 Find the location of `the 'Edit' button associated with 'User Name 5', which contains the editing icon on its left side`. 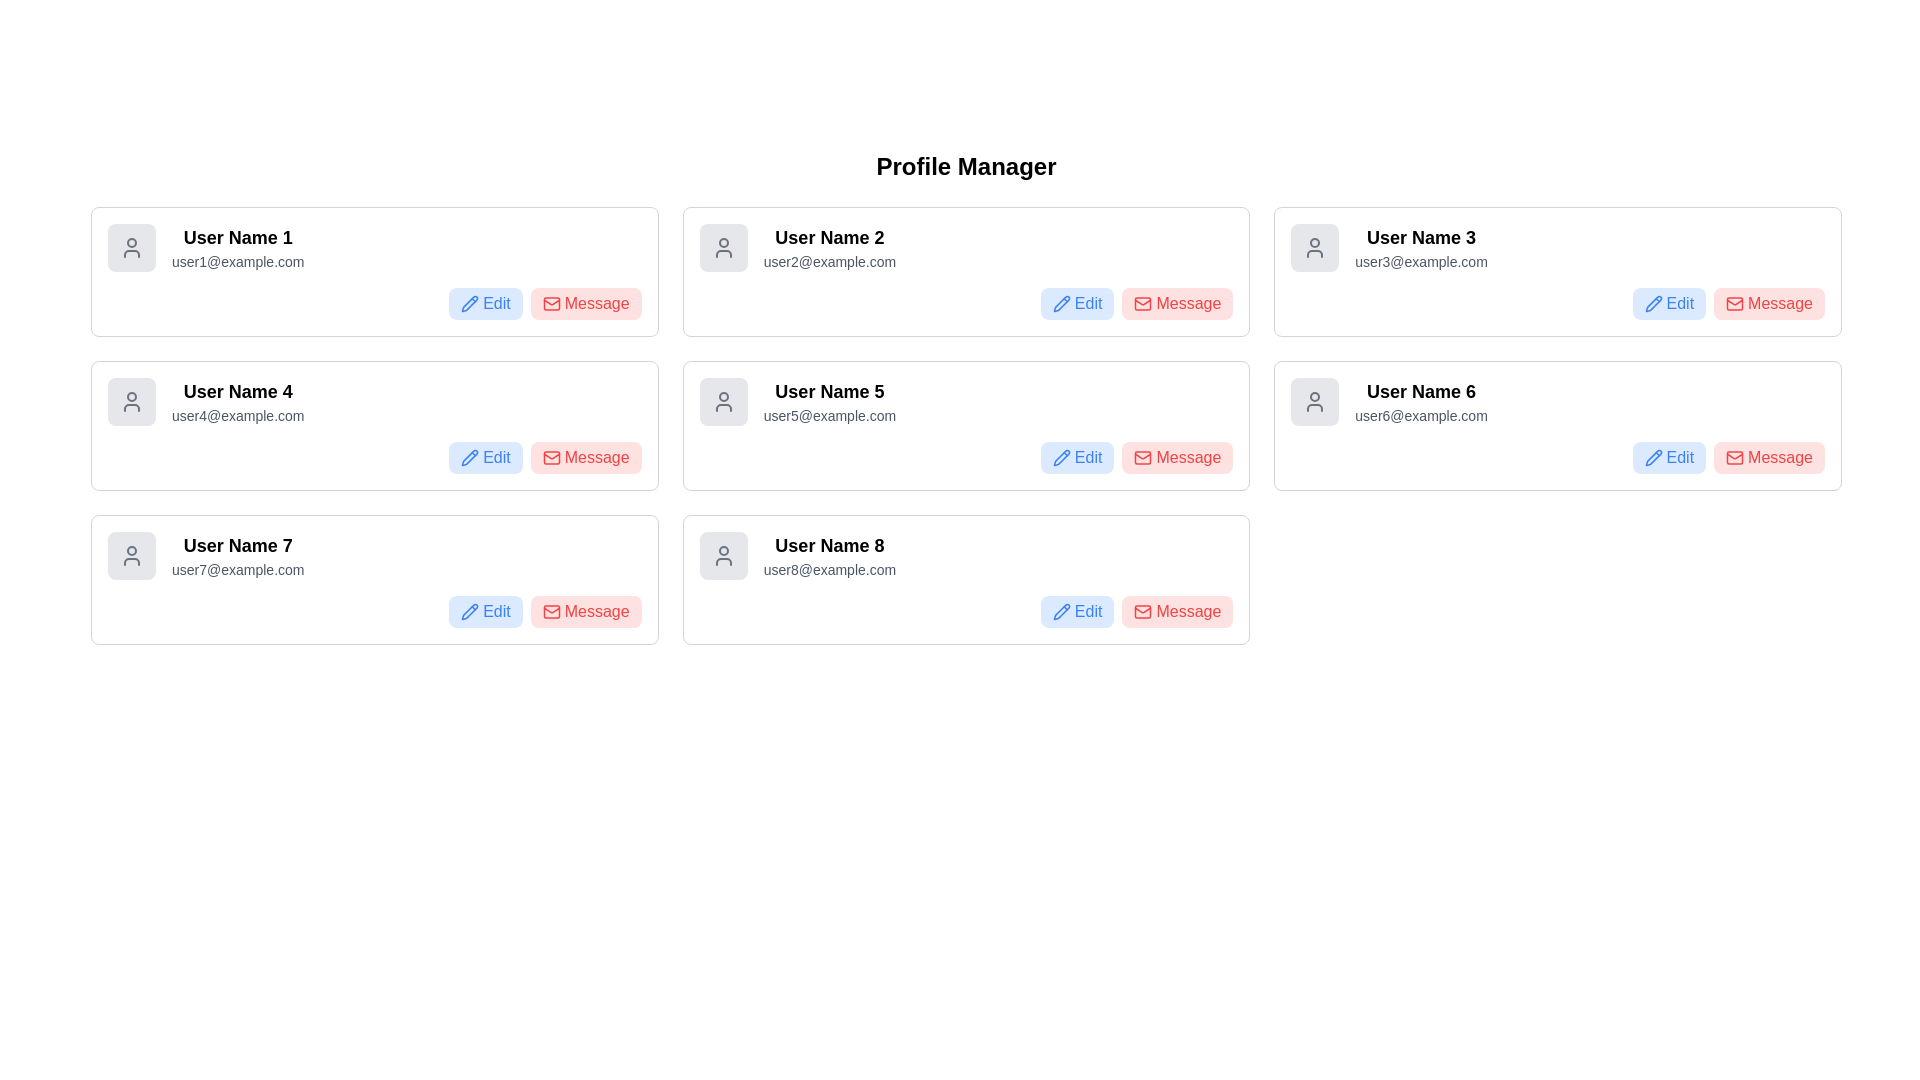

the 'Edit' button associated with 'User Name 5', which contains the editing icon on its left side is located at coordinates (1060, 458).